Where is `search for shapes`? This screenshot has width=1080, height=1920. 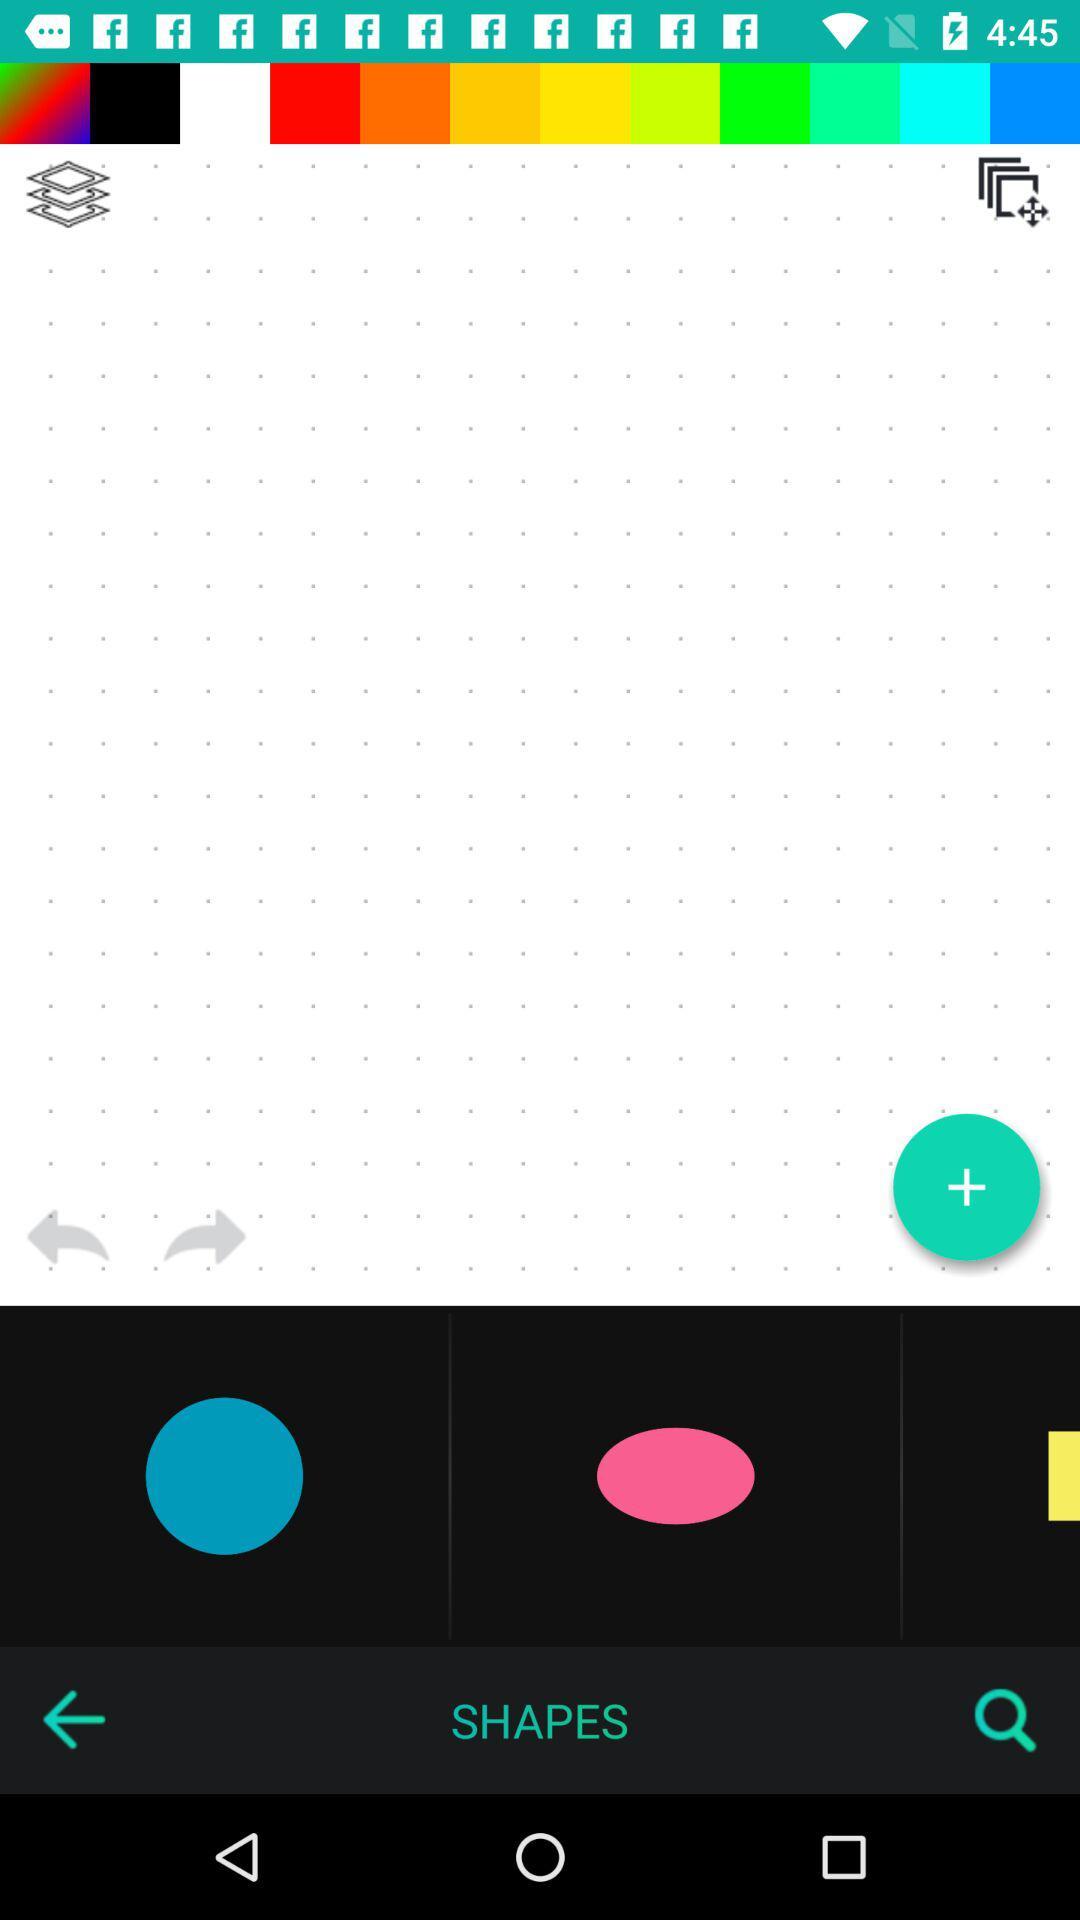 search for shapes is located at coordinates (1006, 1719).